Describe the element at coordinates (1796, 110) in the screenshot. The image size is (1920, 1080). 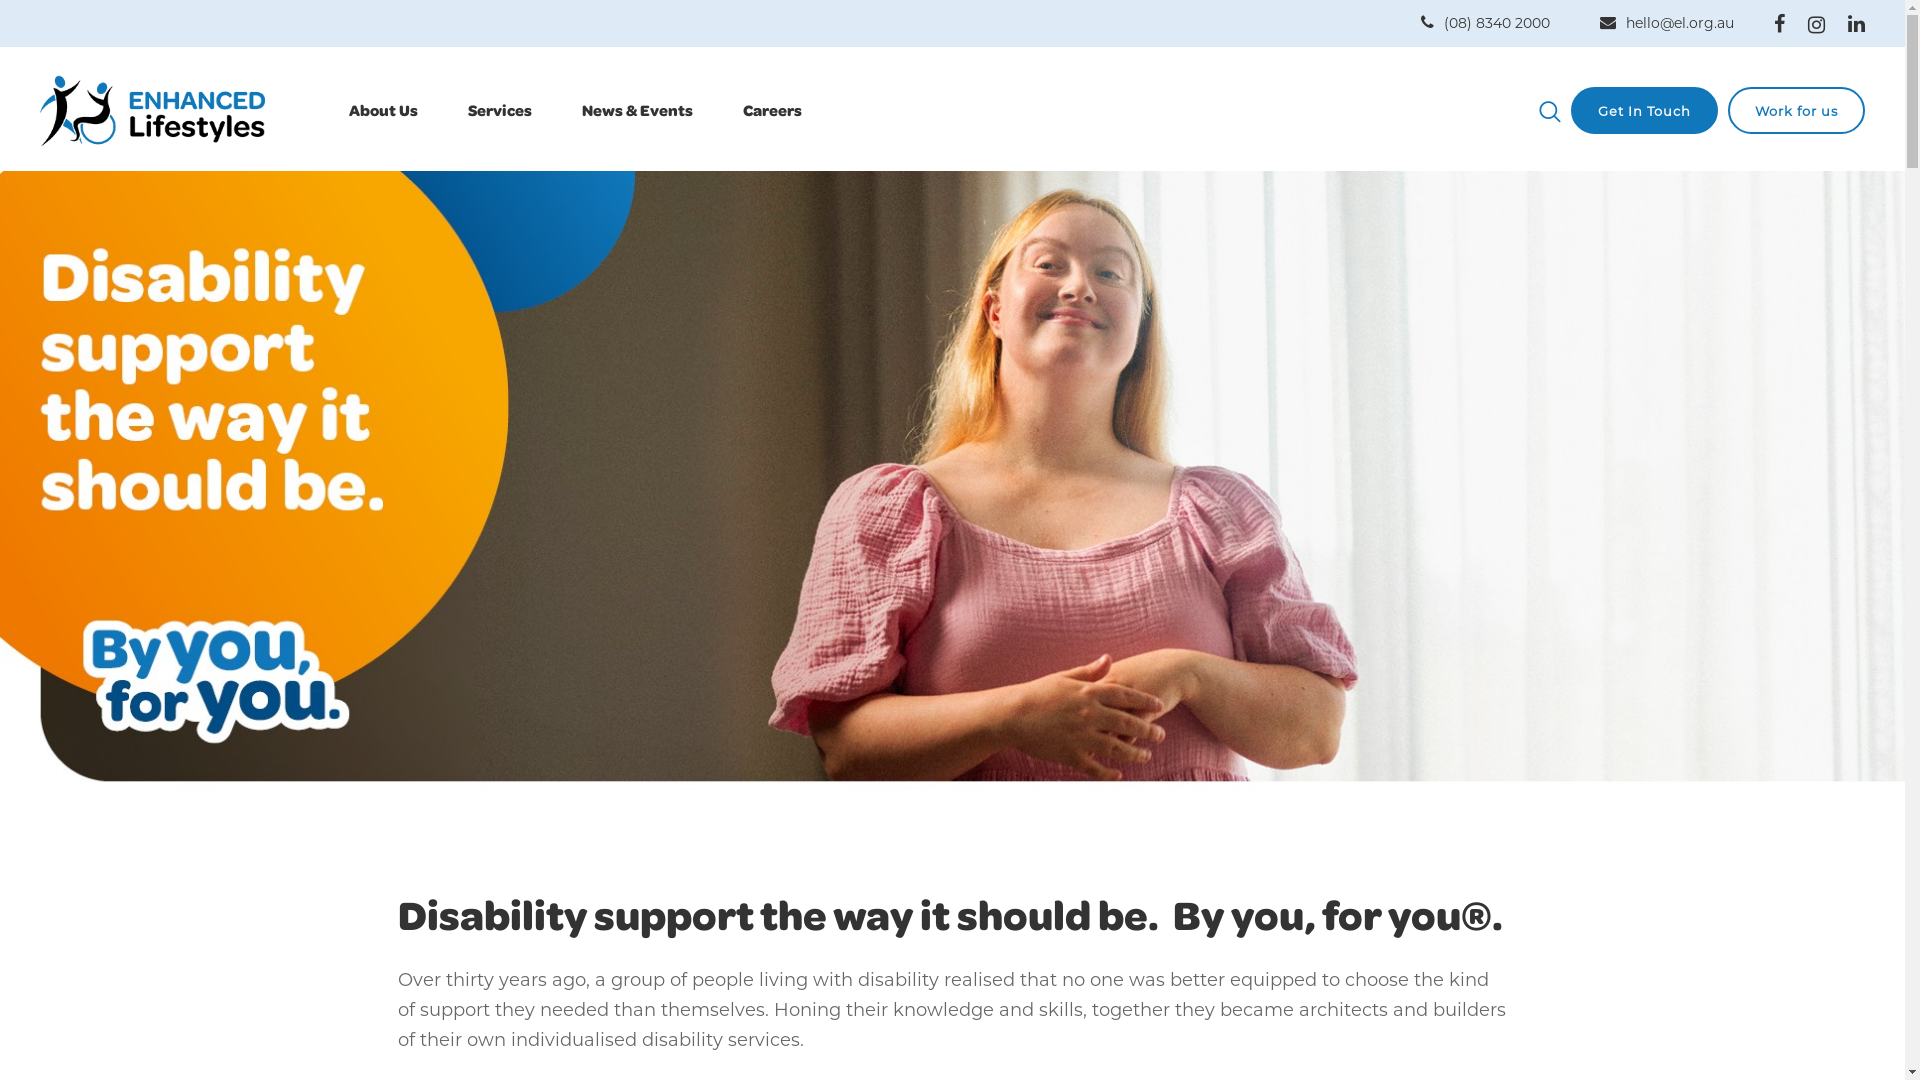
I see `'Work for us'` at that location.